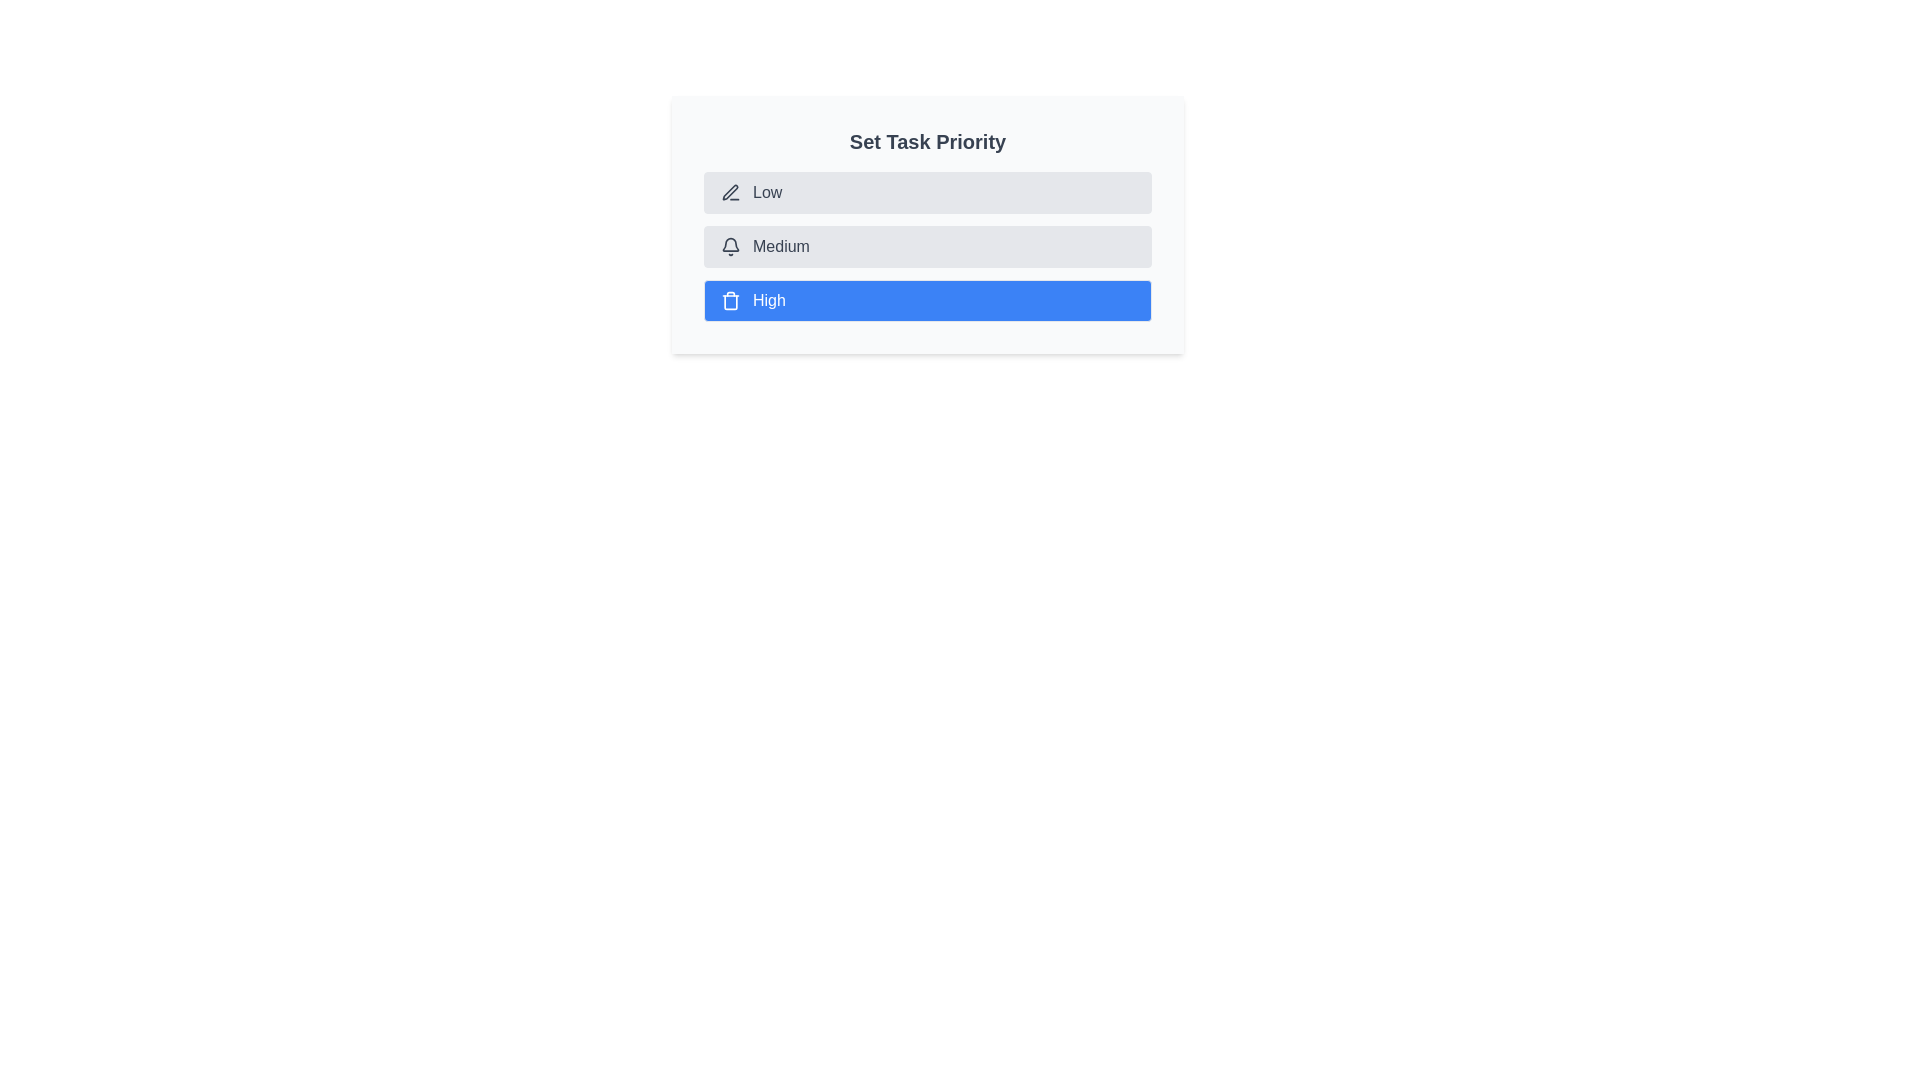 The image size is (1920, 1080). I want to click on the priority chip corresponding to High to set it as the current priority, so click(926, 300).